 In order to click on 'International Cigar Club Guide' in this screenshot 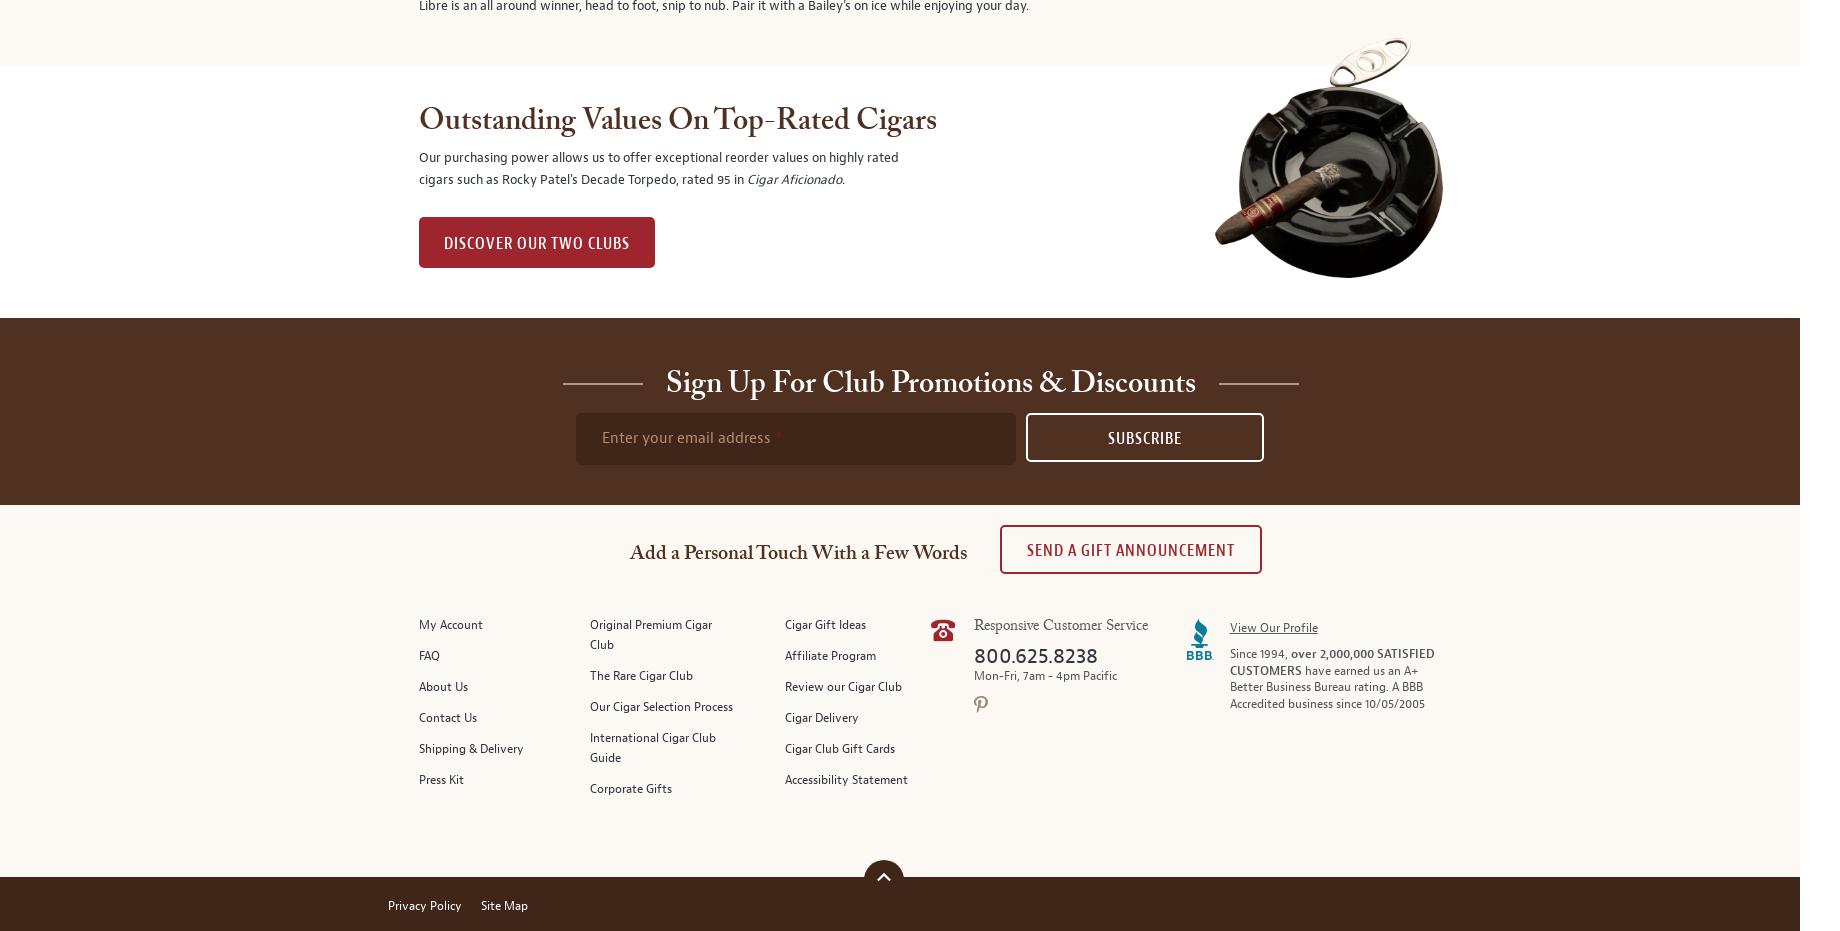, I will do `click(650, 748)`.